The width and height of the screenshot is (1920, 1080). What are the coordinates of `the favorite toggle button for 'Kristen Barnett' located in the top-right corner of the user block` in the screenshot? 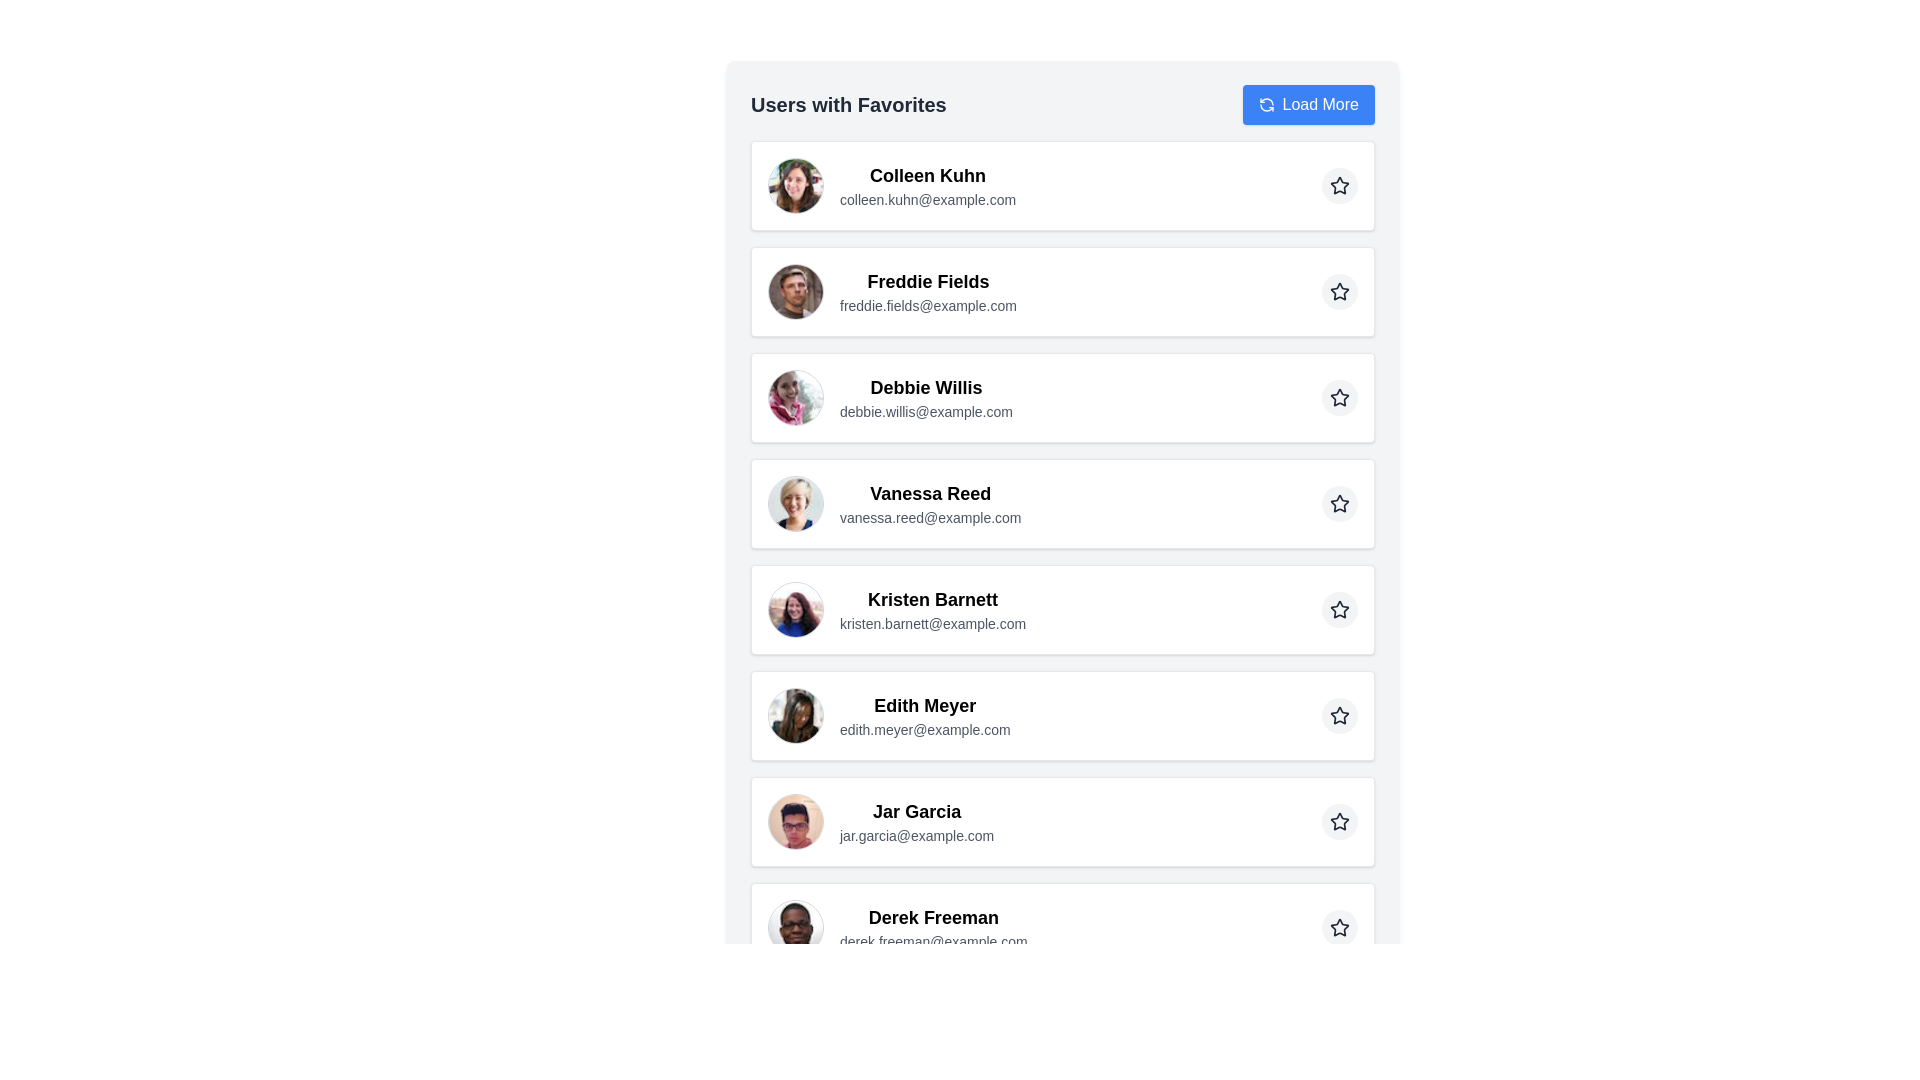 It's located at (1339, 608).